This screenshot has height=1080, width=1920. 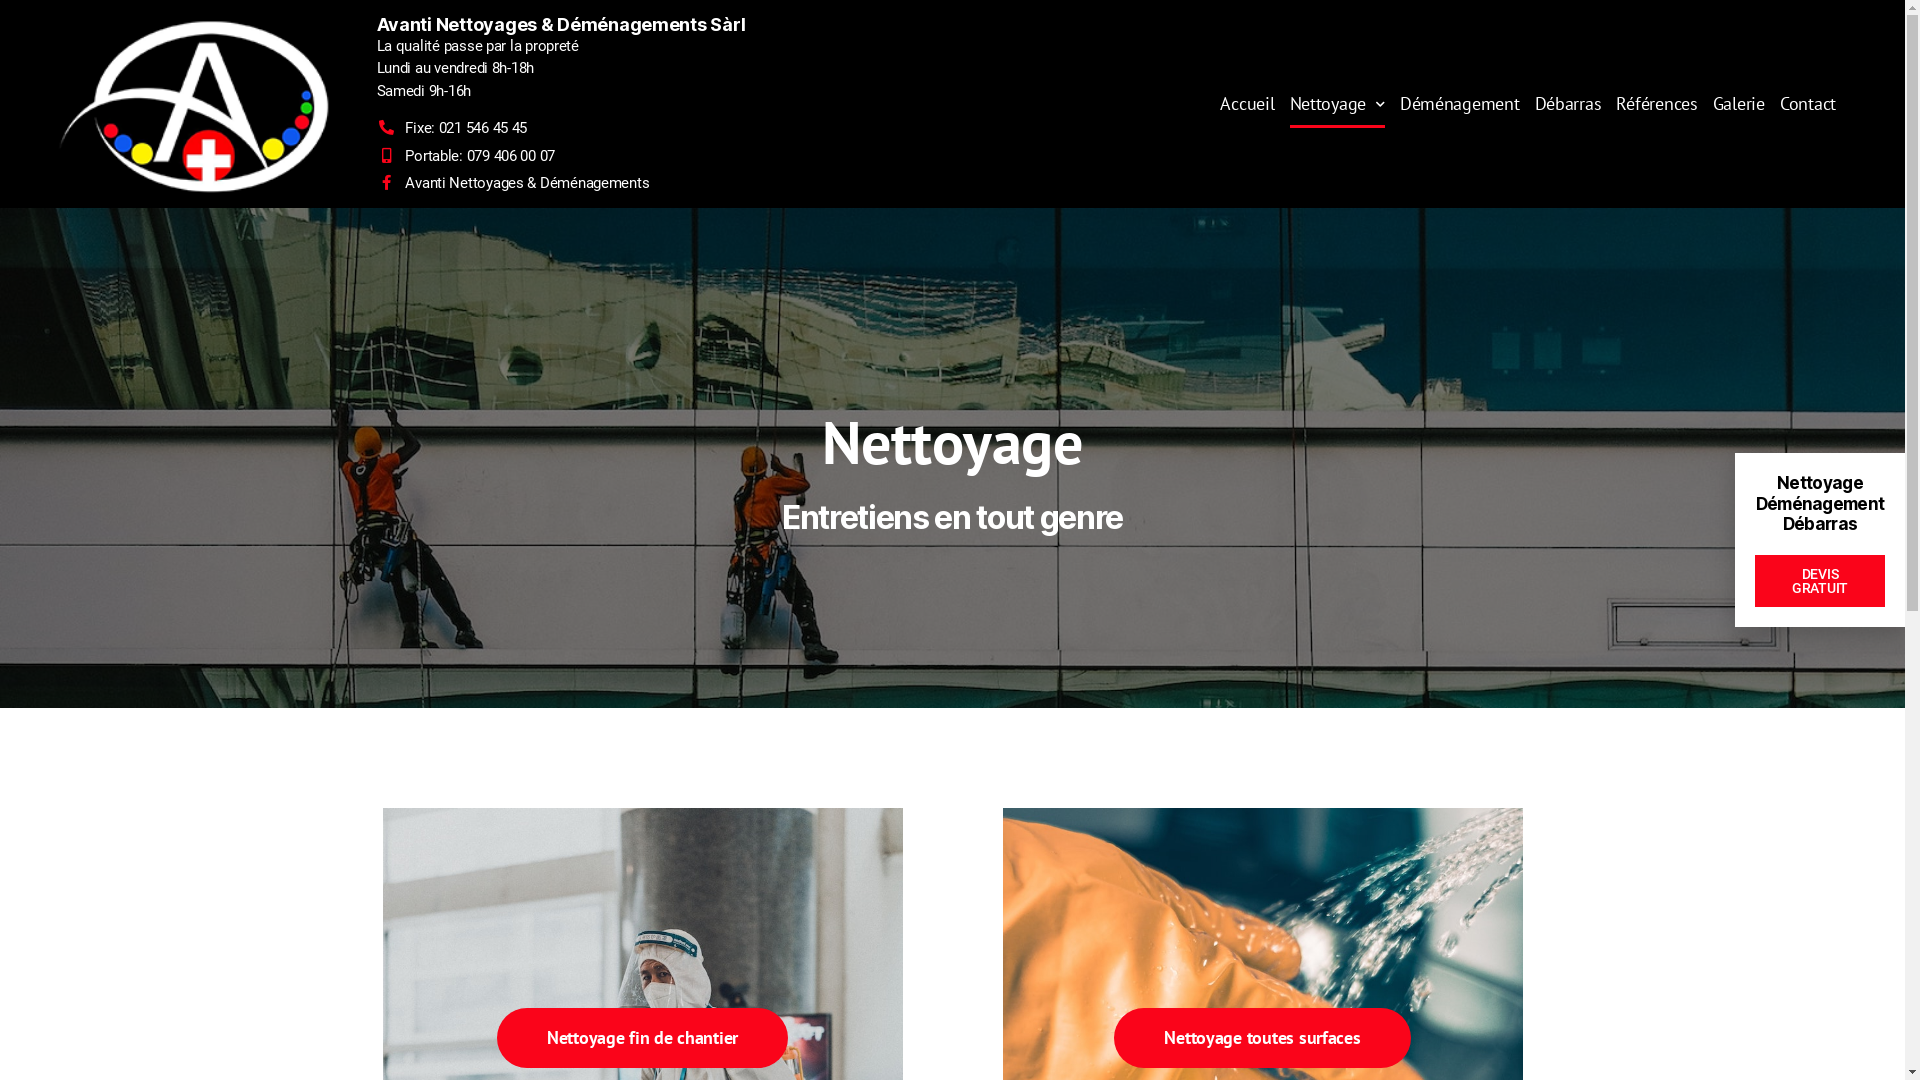 I want to click on 'Nettoyage fin de chantier', so click(x=642, y=1036).